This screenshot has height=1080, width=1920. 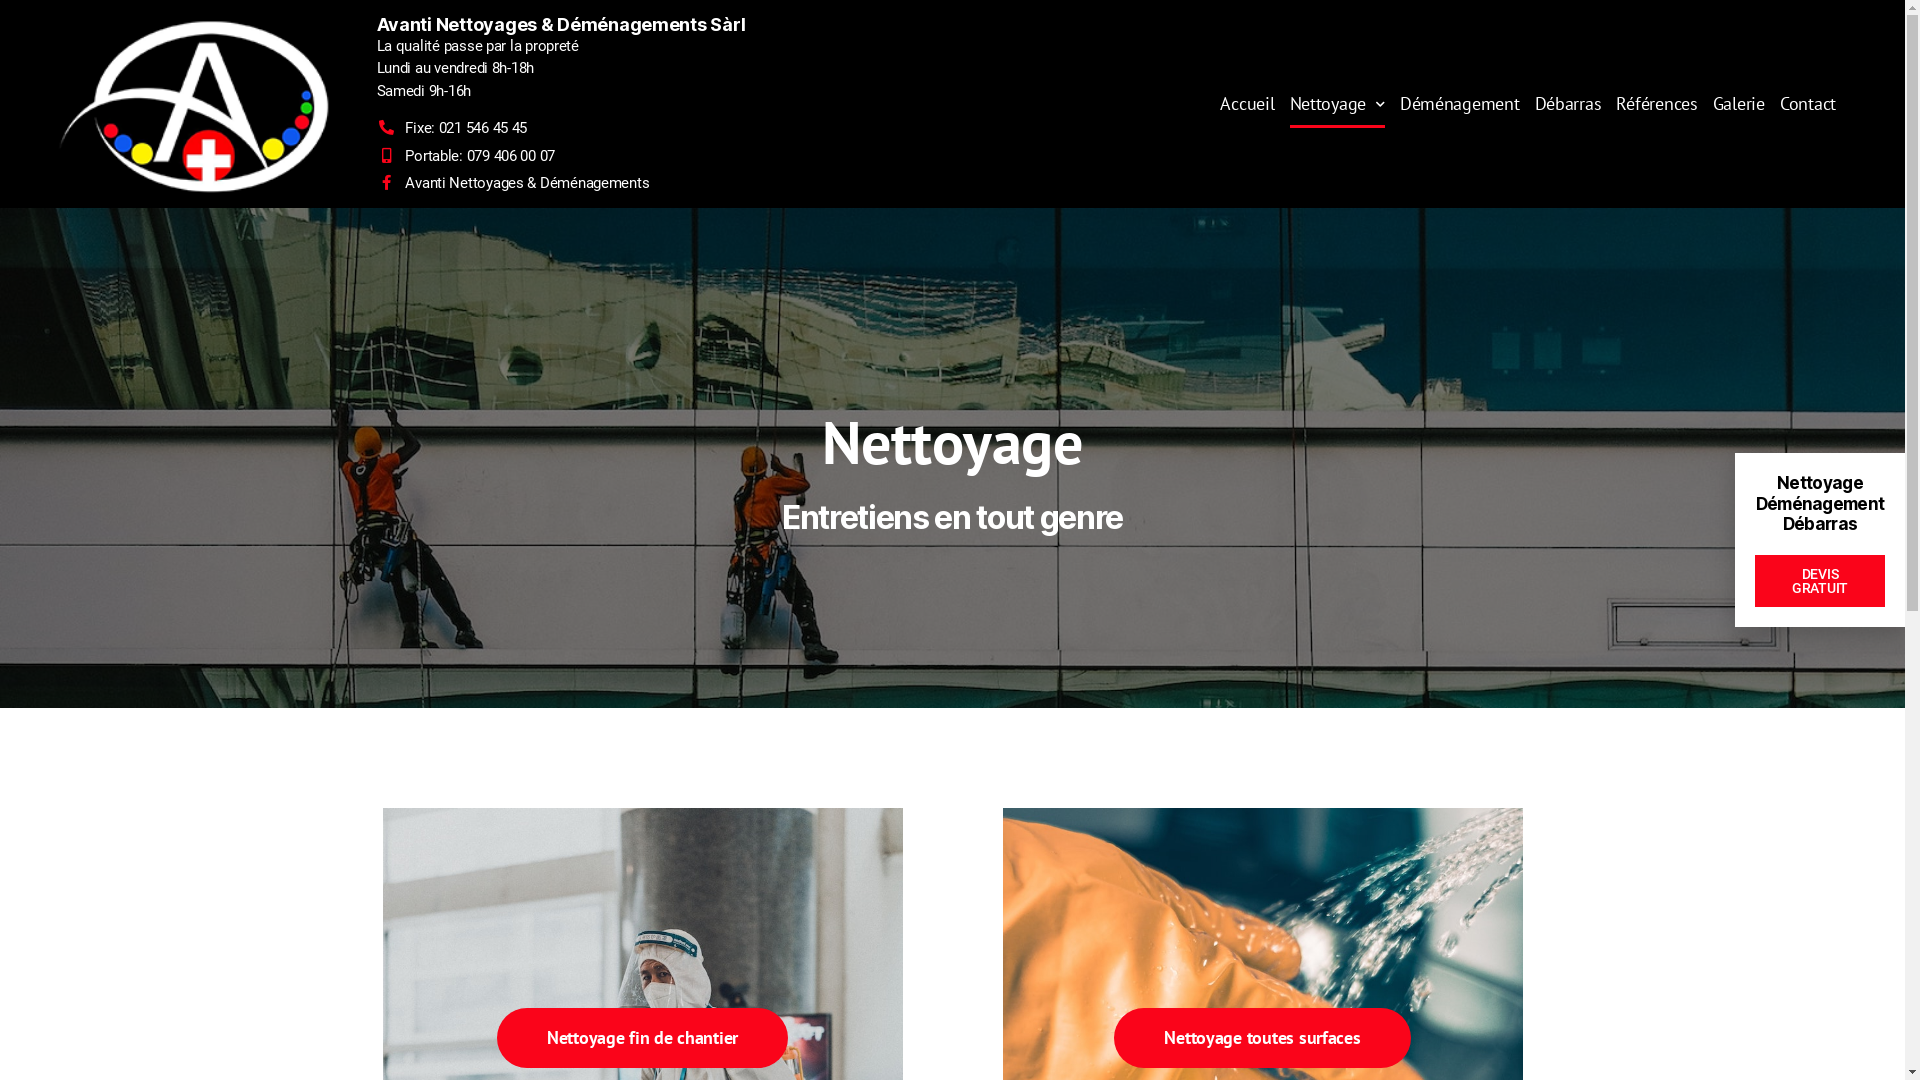 I want to click on 'Nettoyage fin de chantier', so click(x=642, y=1036).